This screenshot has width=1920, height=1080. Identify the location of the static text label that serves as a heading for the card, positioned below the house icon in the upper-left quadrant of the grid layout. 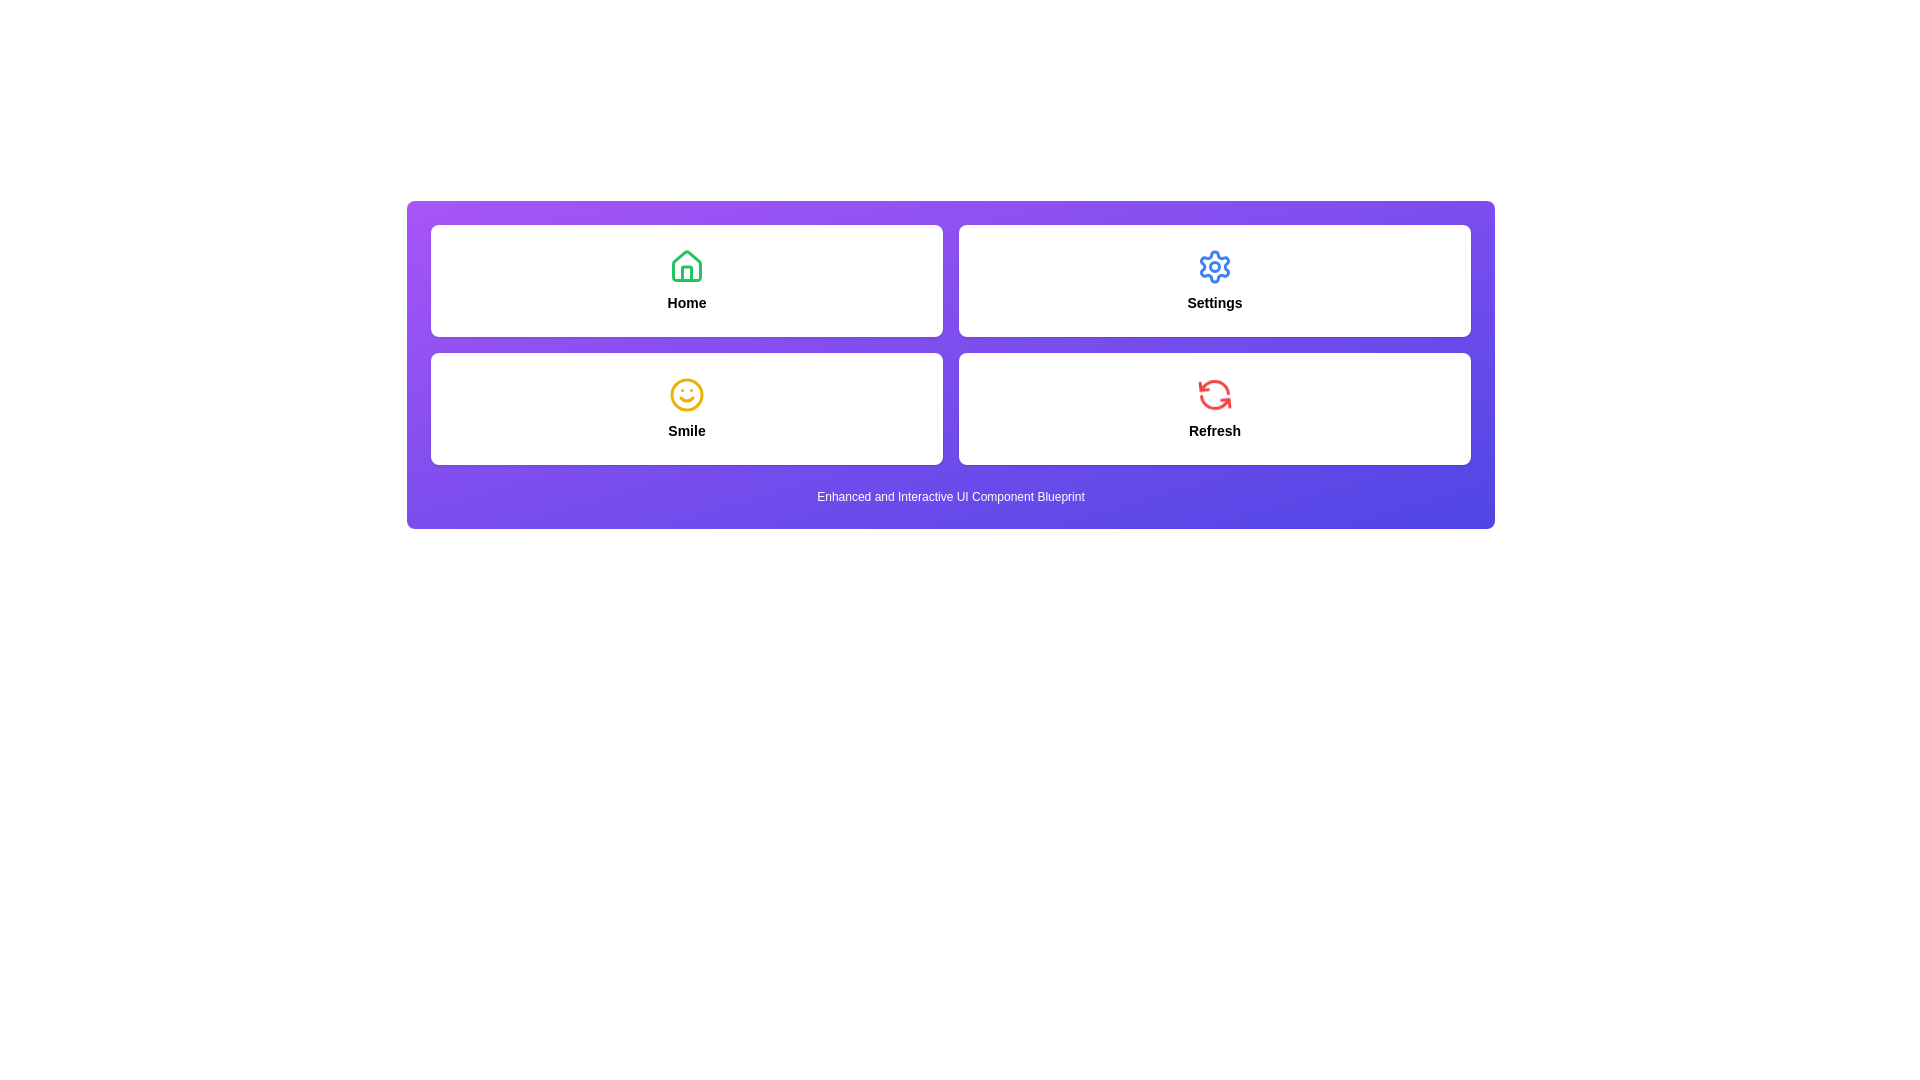
(686, 303).